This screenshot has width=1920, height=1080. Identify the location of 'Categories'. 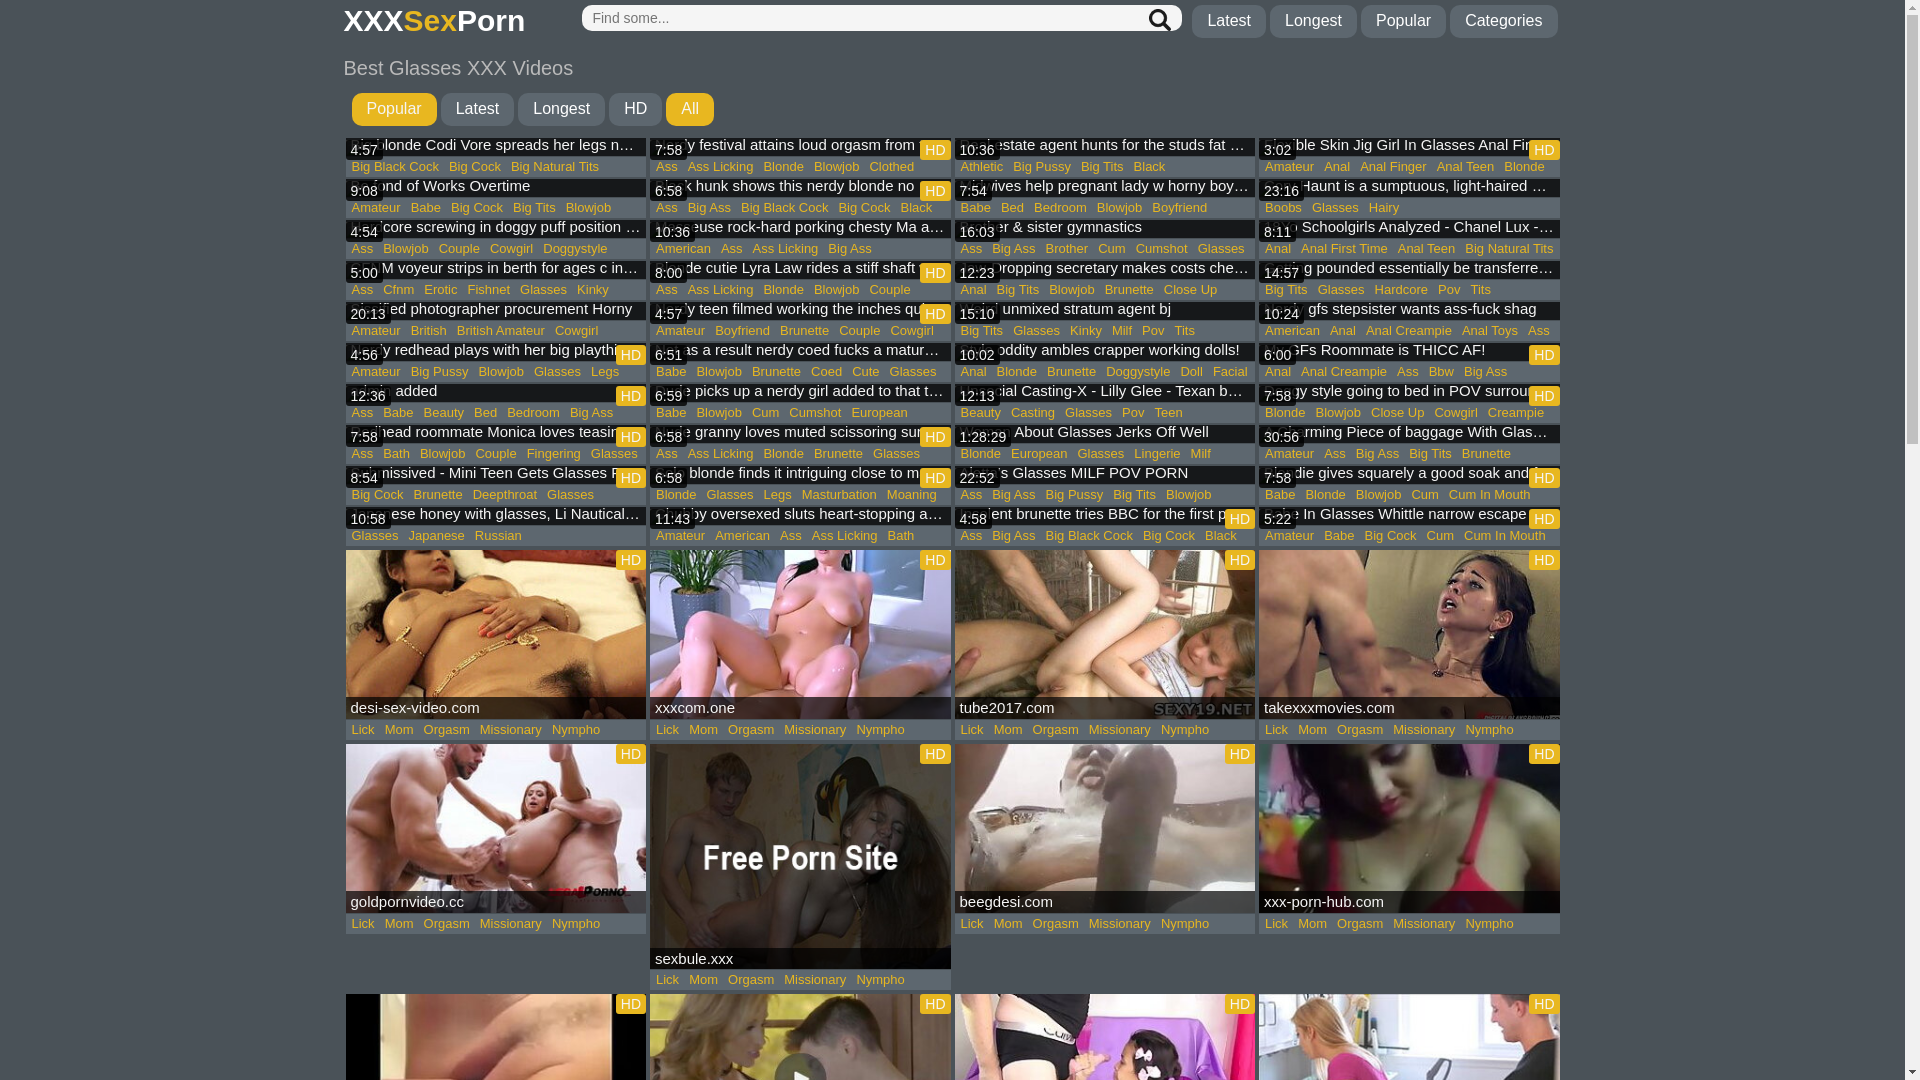
(1449, 21).